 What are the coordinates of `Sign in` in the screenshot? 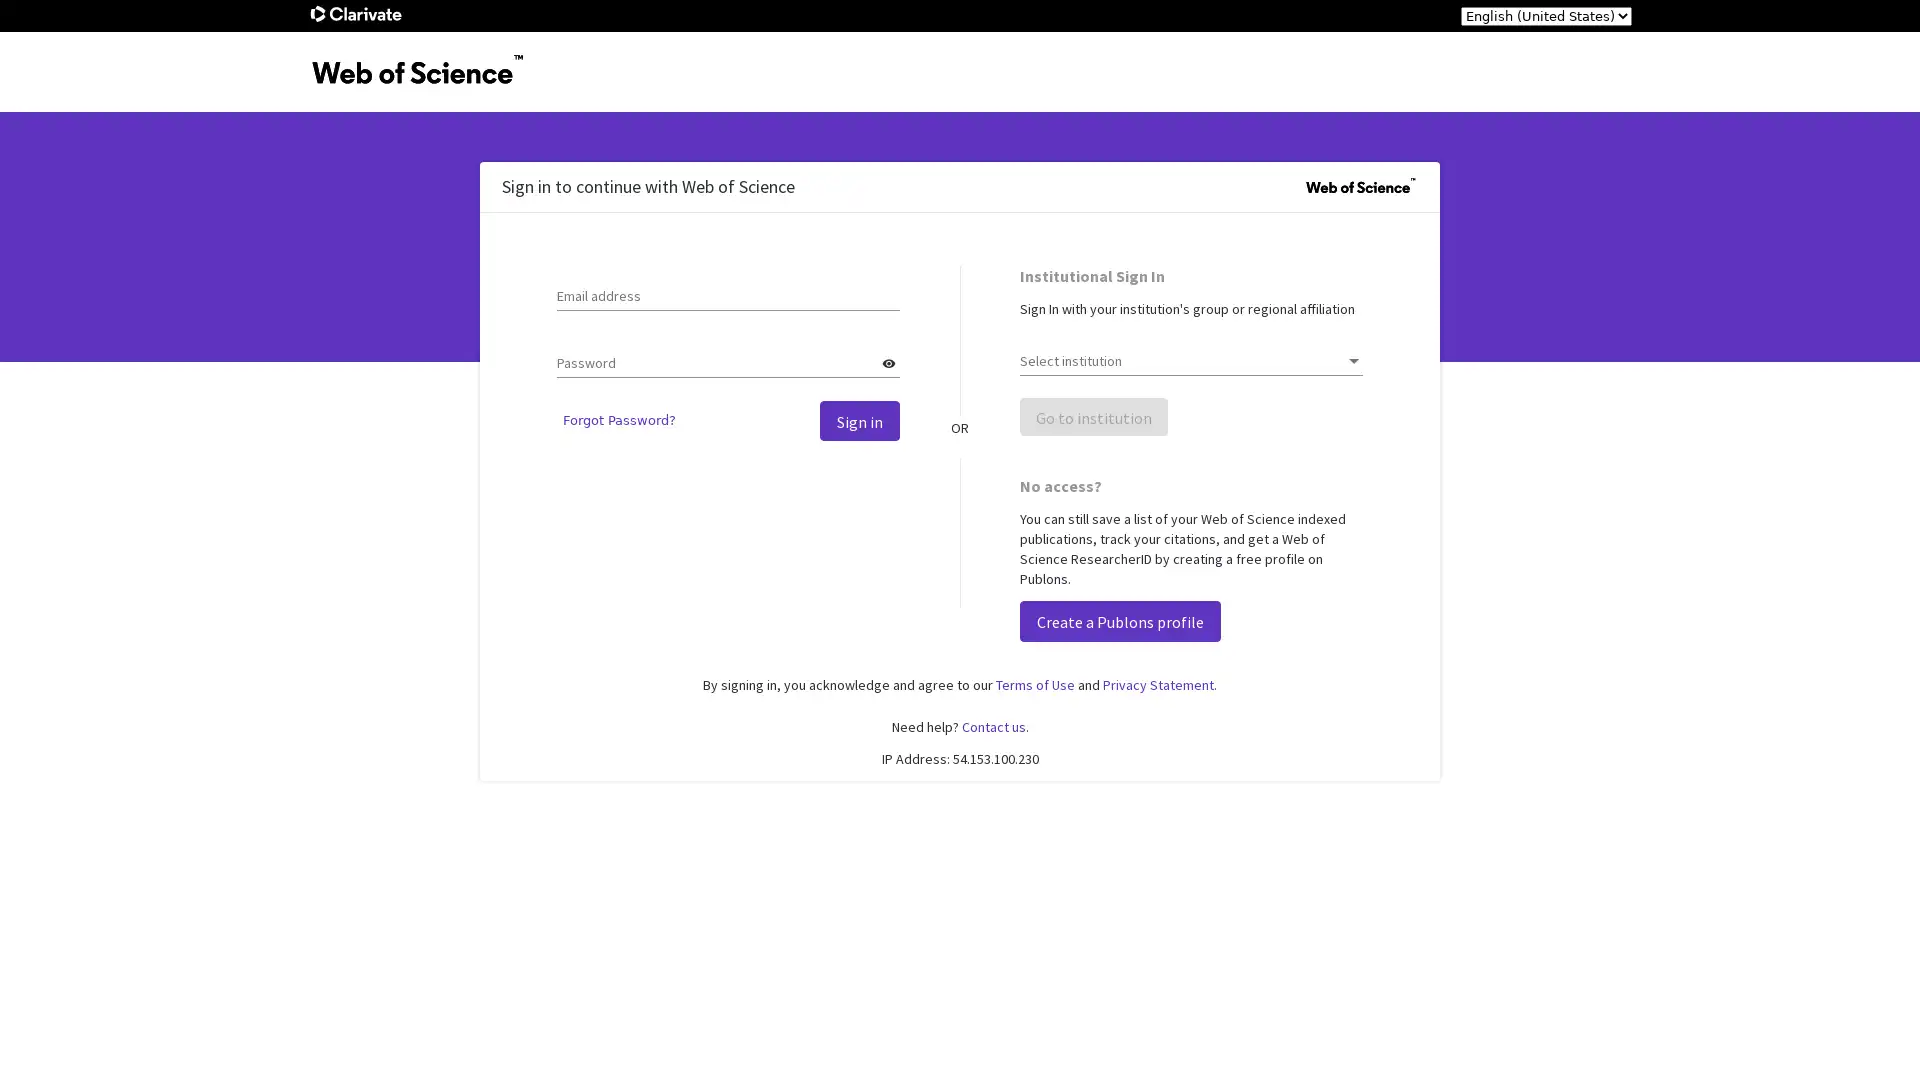 It's located at (859, 419).